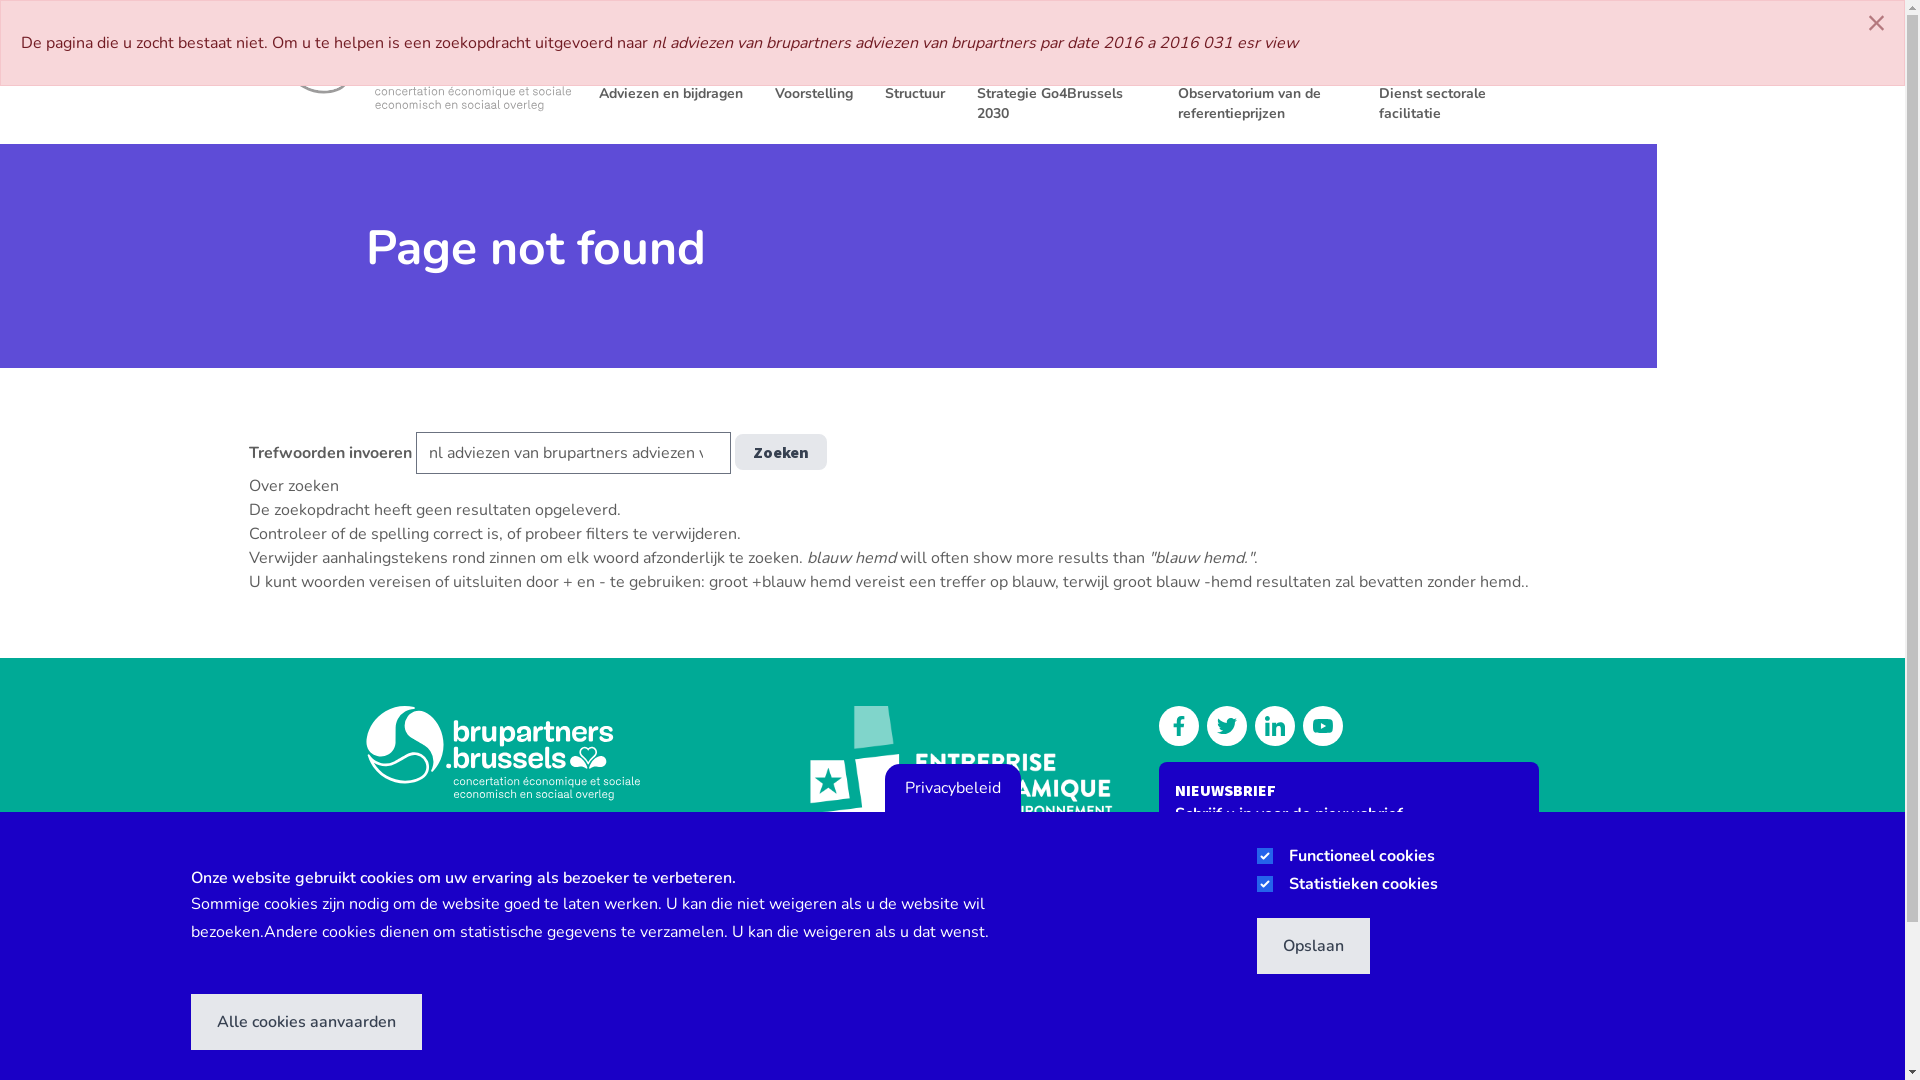 This screenshot has height=1080, width=1920. I want to click on 'Voorstelling', so click(772, 92).